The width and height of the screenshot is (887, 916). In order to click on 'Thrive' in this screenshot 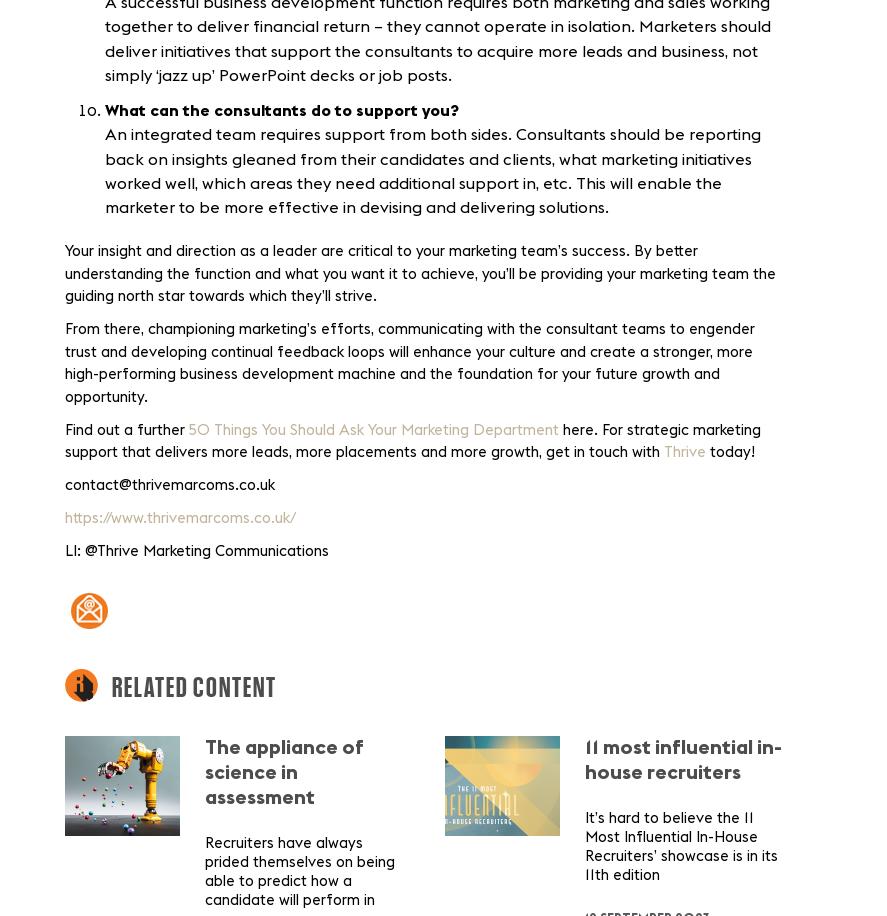, I will do `click(663, 451)`.